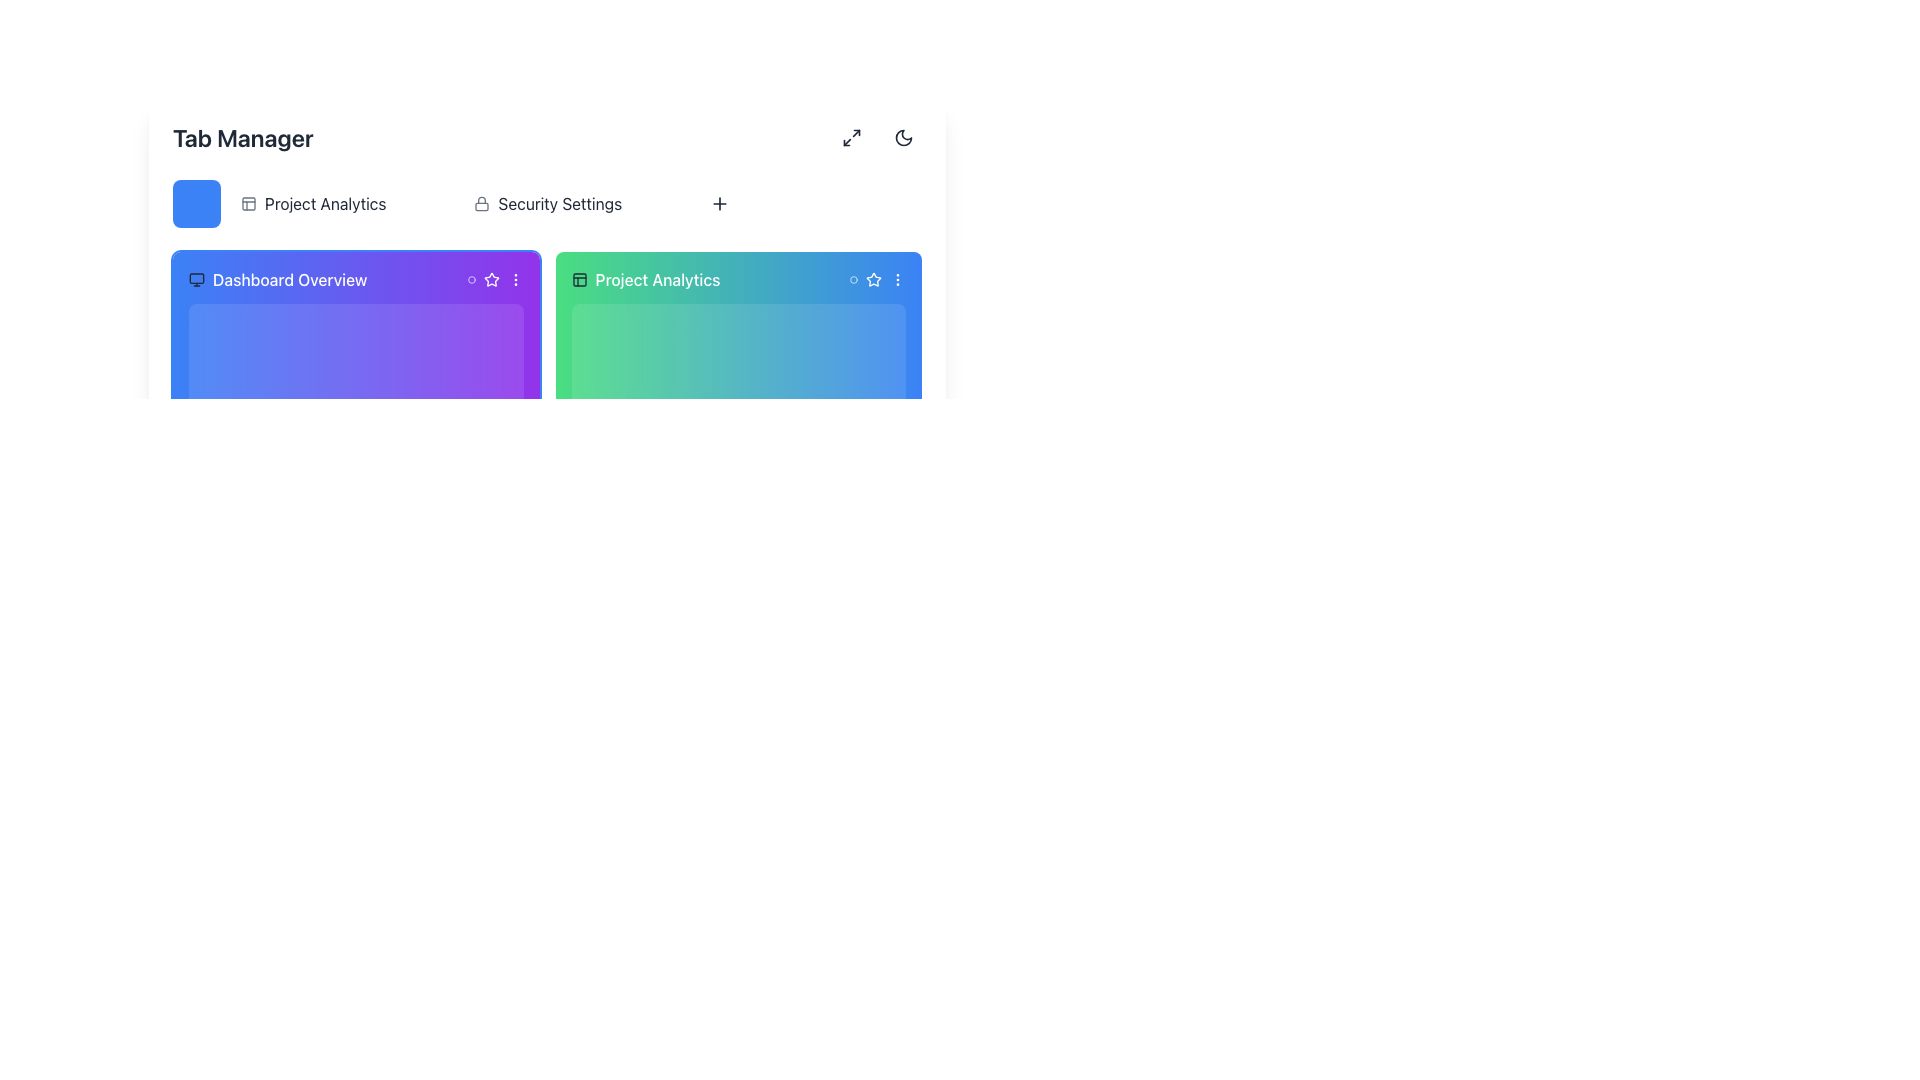  What do you see at coordinates (896, 280) in the screenshot?
I see `the options icon located at the top-right corner of the 'Project Analytics' card` at bounding box center [896, 280].